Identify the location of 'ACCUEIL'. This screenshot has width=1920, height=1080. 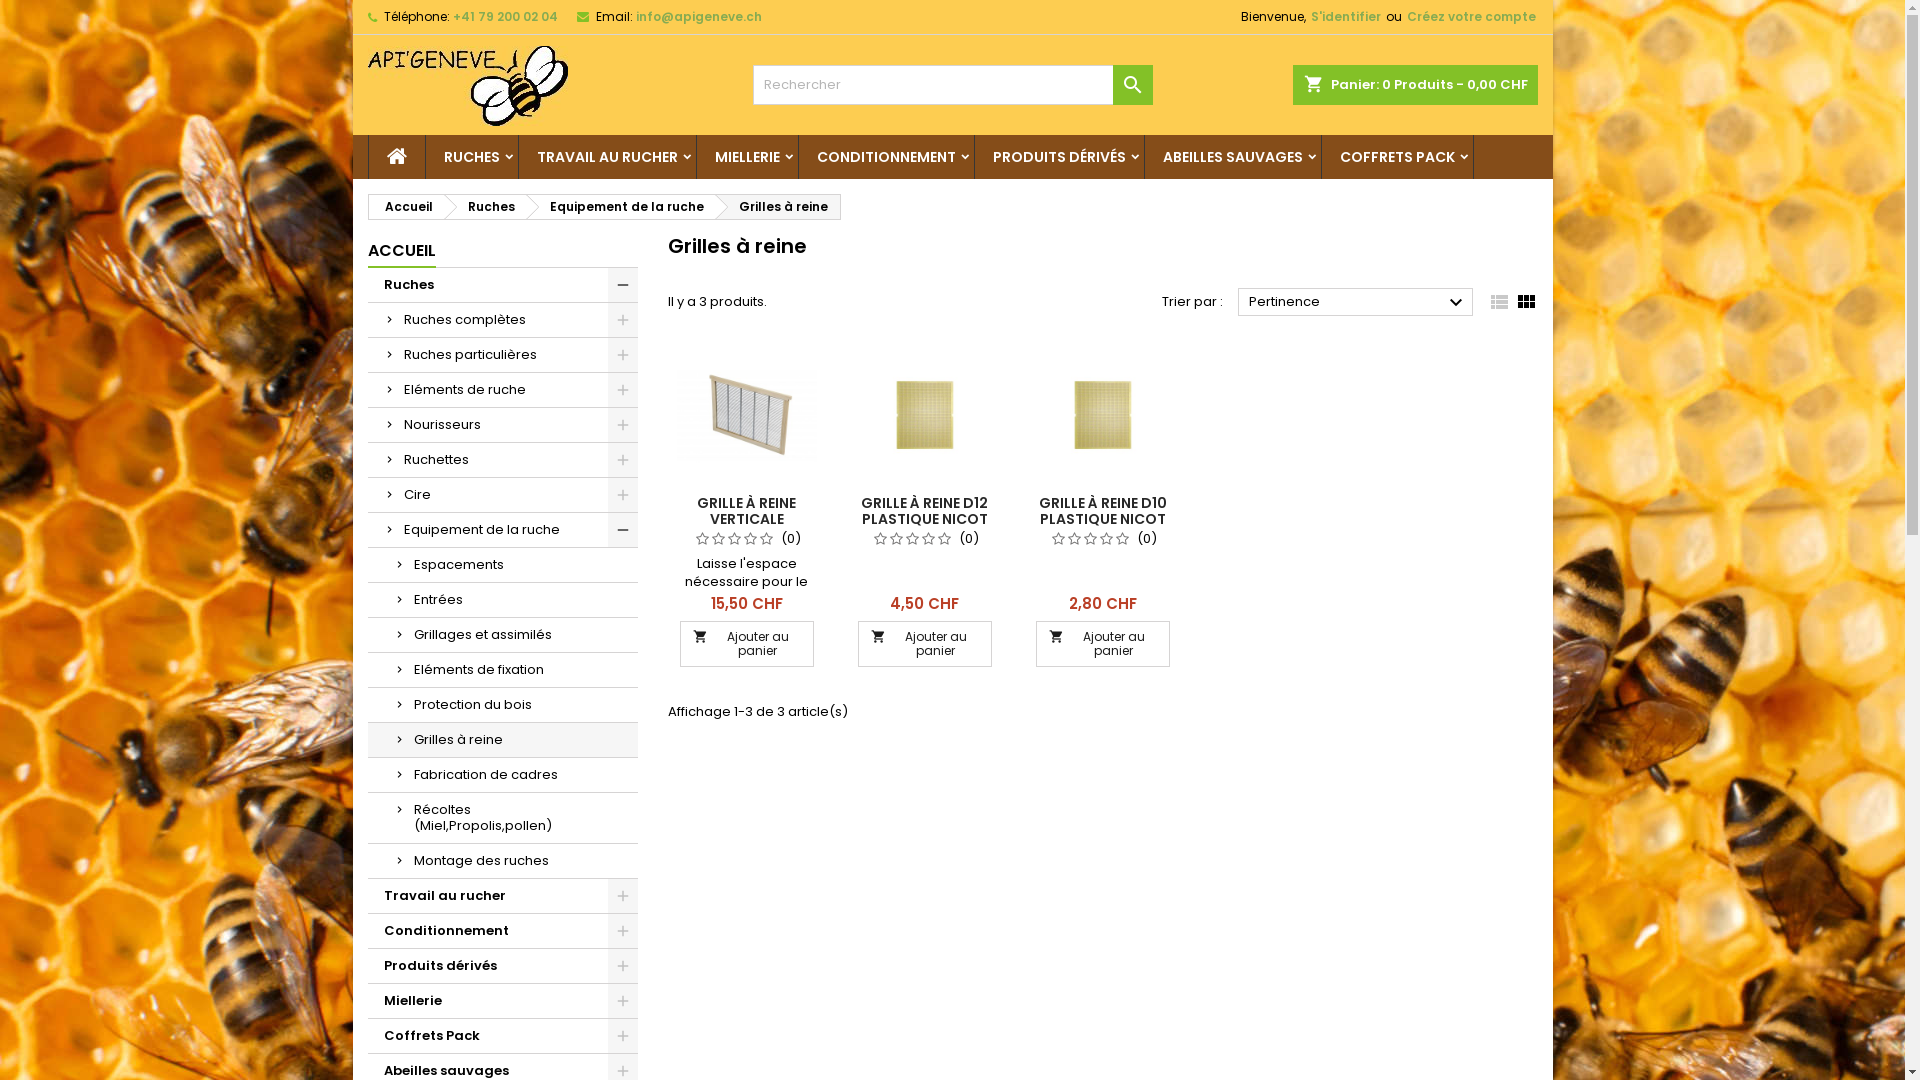
(401, 250).